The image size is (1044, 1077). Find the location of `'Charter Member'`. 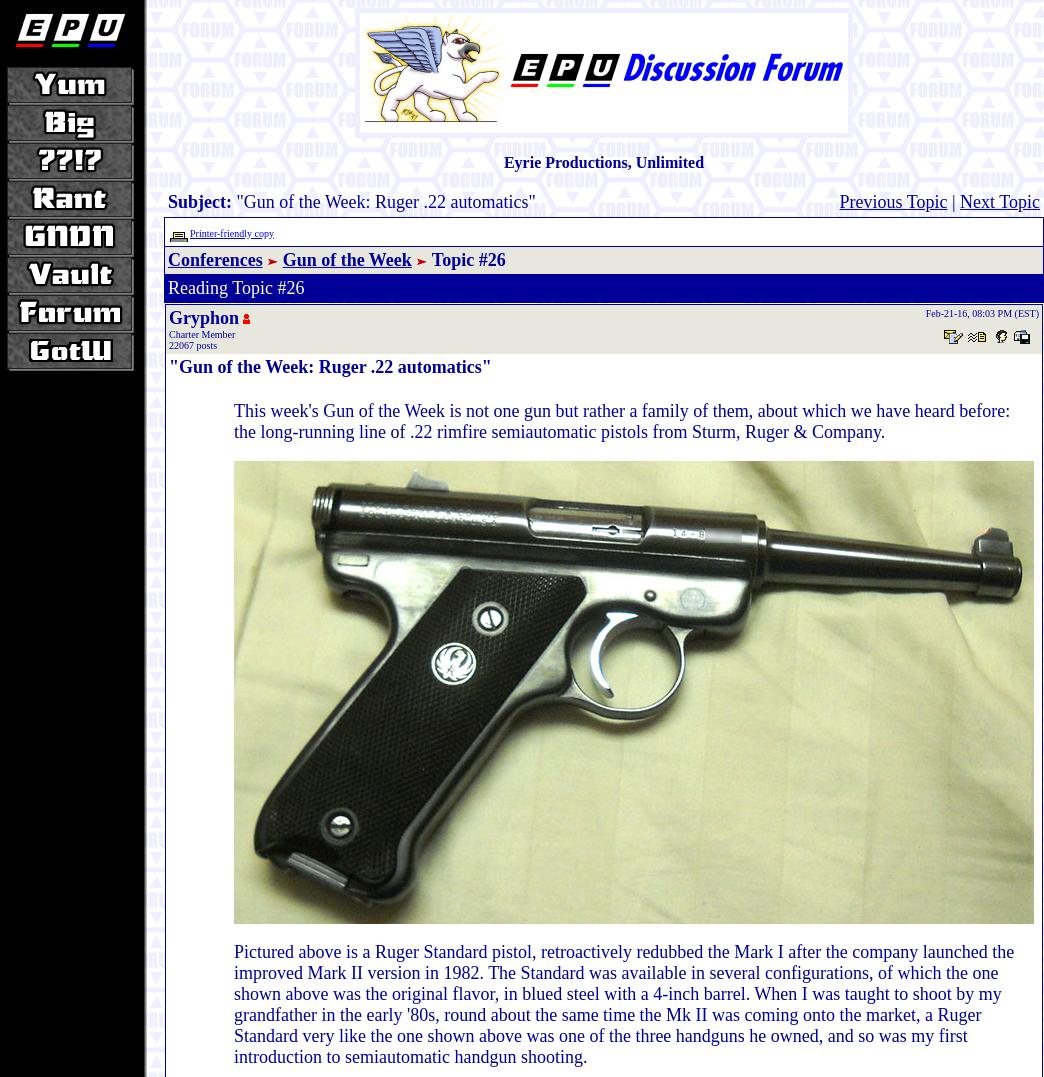

'Charter Member' is located at coordinates (202, 333).